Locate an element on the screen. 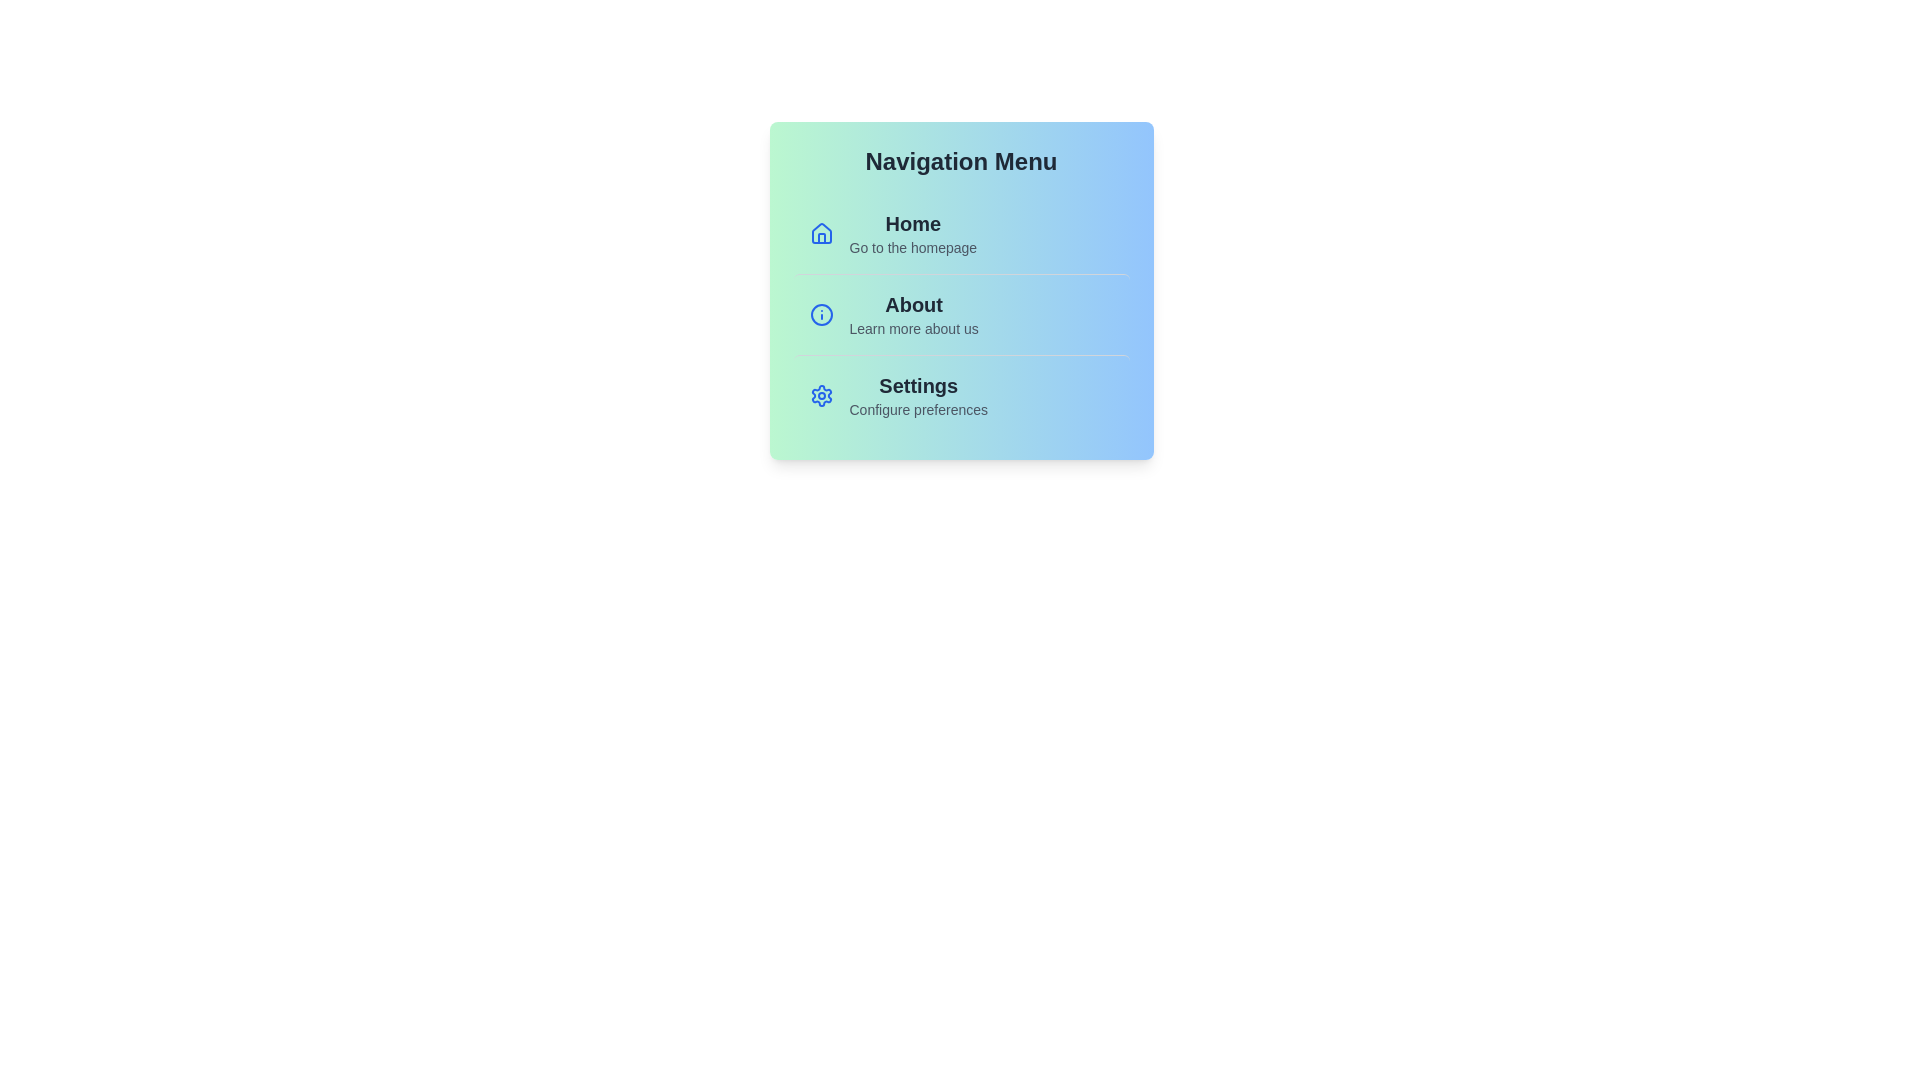 The image size is (1920, 1080). the menu item labeled Settings to navigate to its corresponding page is located at coordinates (961, 395).